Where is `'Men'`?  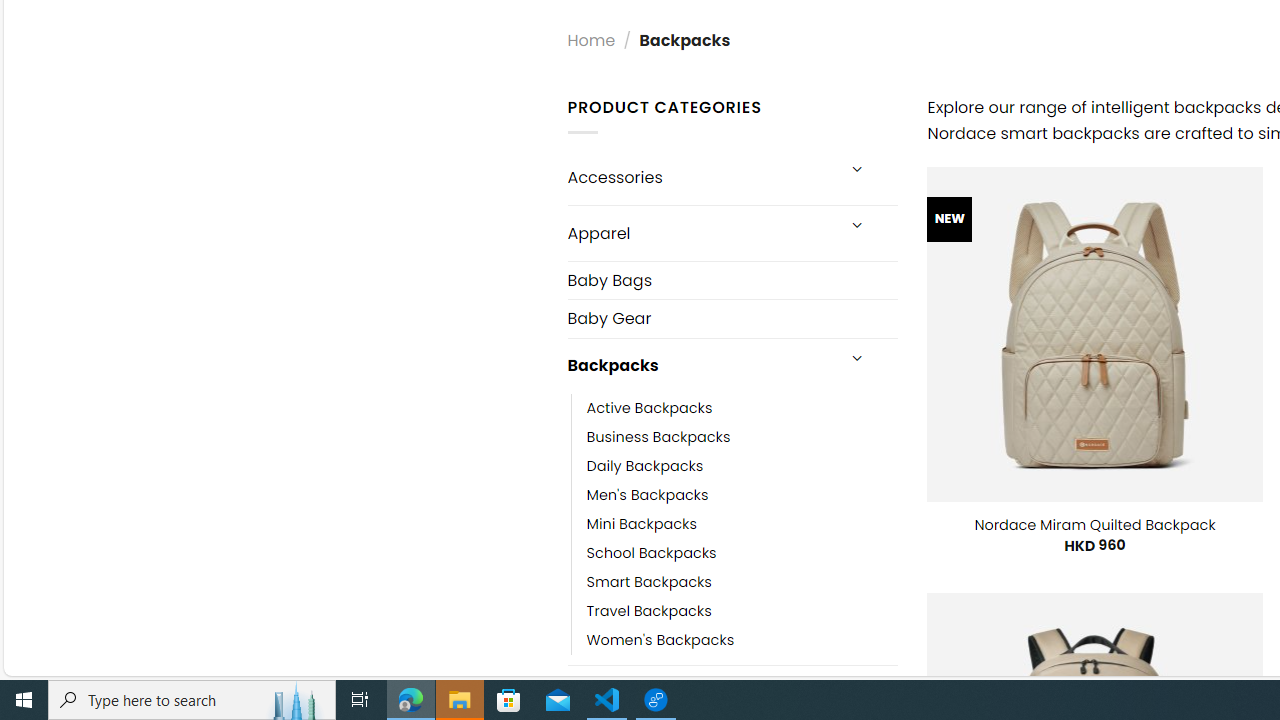 'Men' is located at coordinates (647, 495).